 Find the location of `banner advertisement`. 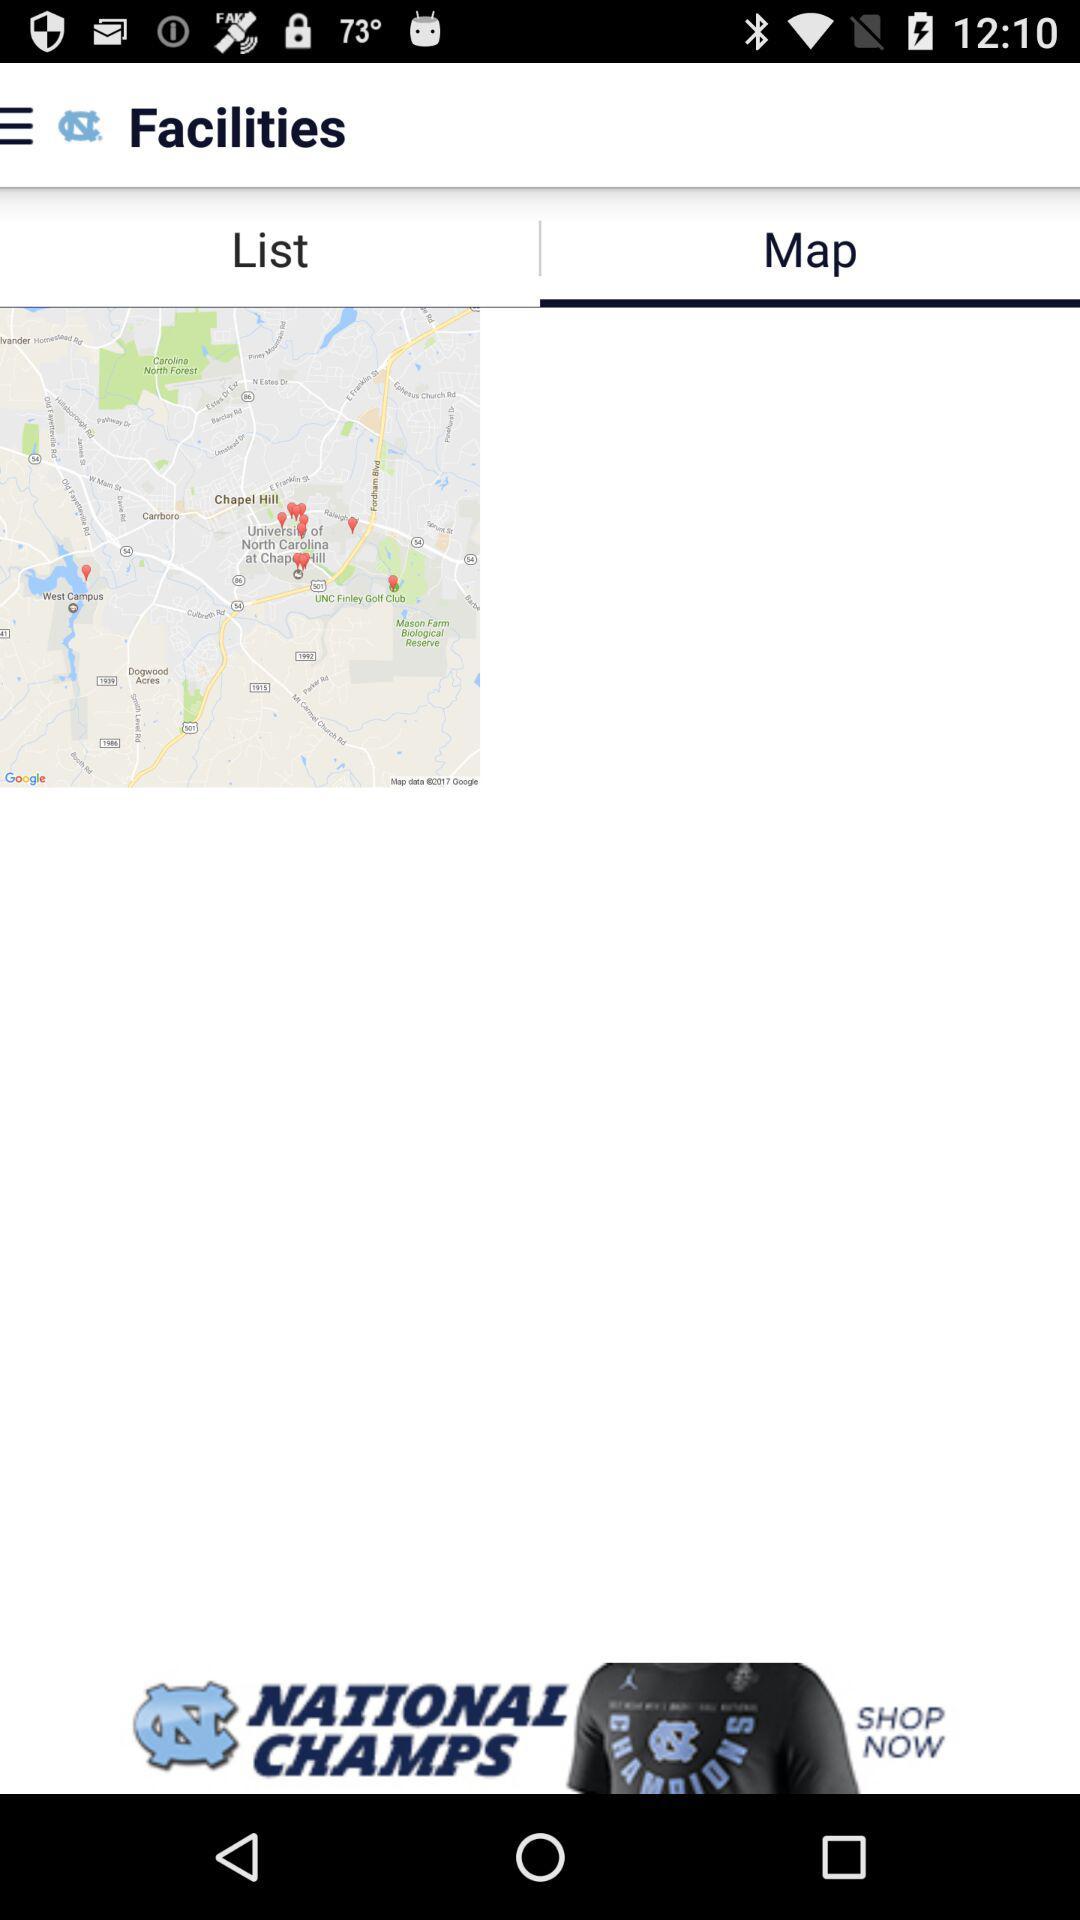

banner advertisement is located at coordinates (540, 1727).